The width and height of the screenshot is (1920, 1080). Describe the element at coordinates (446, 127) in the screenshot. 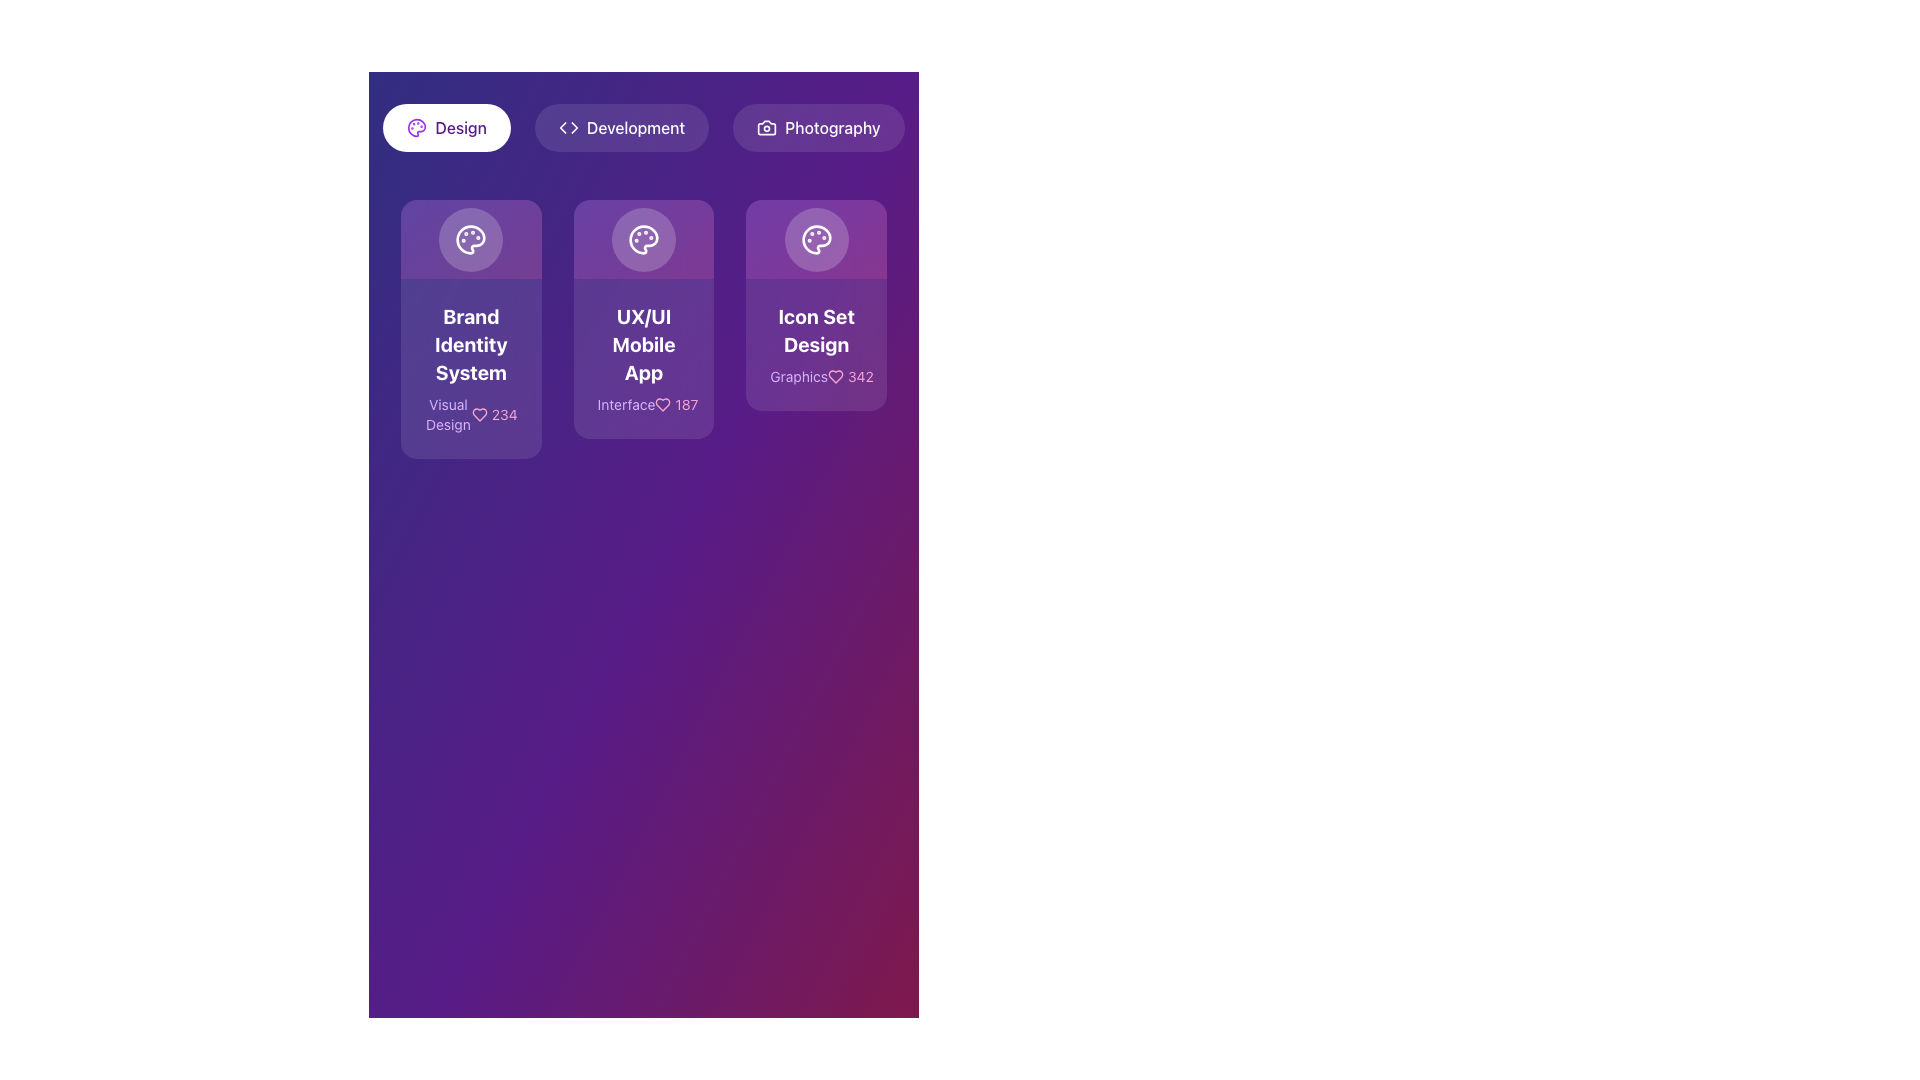

I see `the 'Design' filter button, which is the leftmost button in a row of three` at that location.